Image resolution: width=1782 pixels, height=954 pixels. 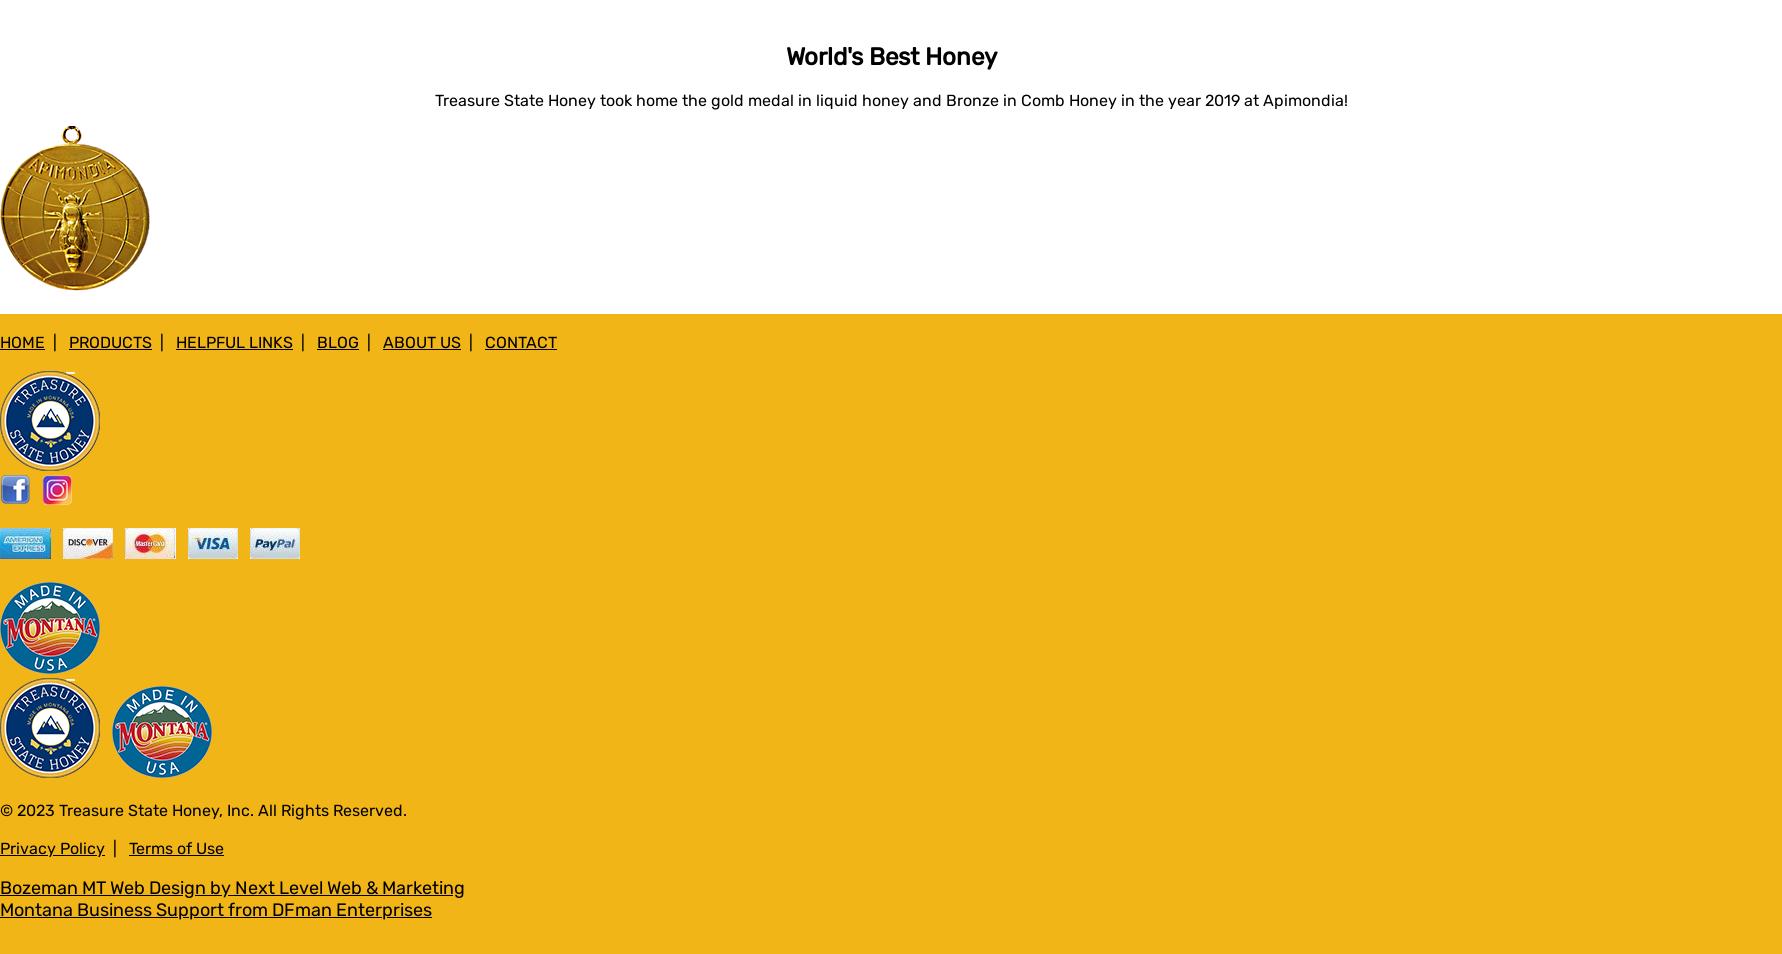 I want to click on 'HELPFUL LINKS', so click(x=234, y=341).